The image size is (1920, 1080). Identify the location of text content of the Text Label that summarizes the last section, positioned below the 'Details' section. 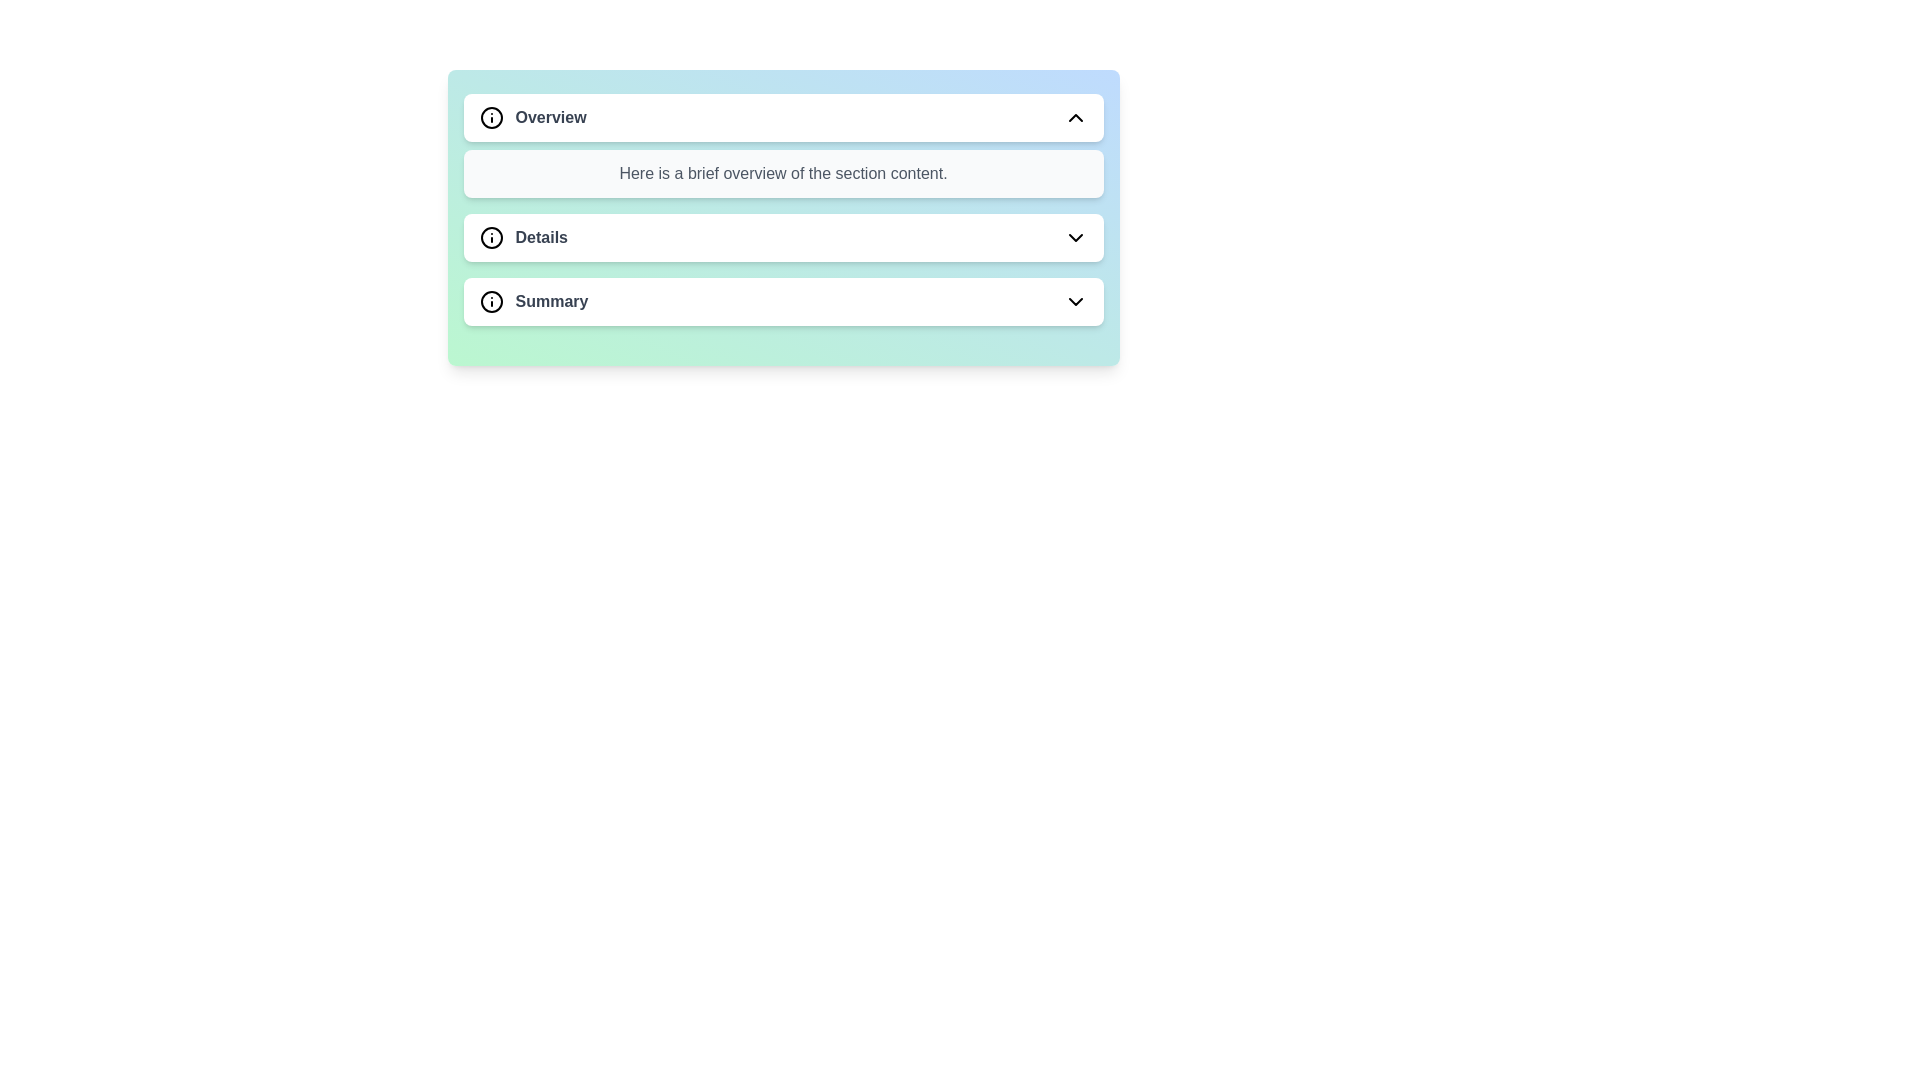
(552, 301).